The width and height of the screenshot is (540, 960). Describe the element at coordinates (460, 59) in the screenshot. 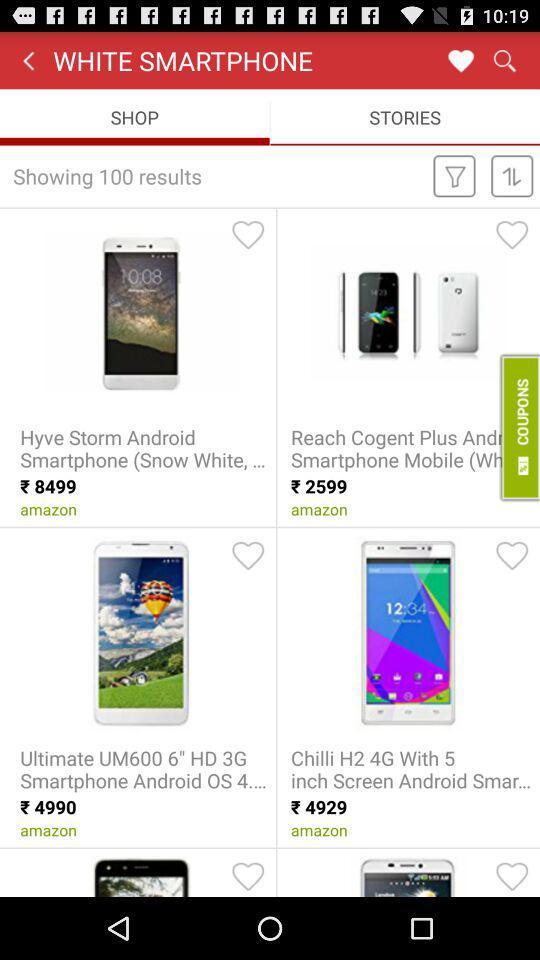

I see `item to the right of white smartphone item` at that location.